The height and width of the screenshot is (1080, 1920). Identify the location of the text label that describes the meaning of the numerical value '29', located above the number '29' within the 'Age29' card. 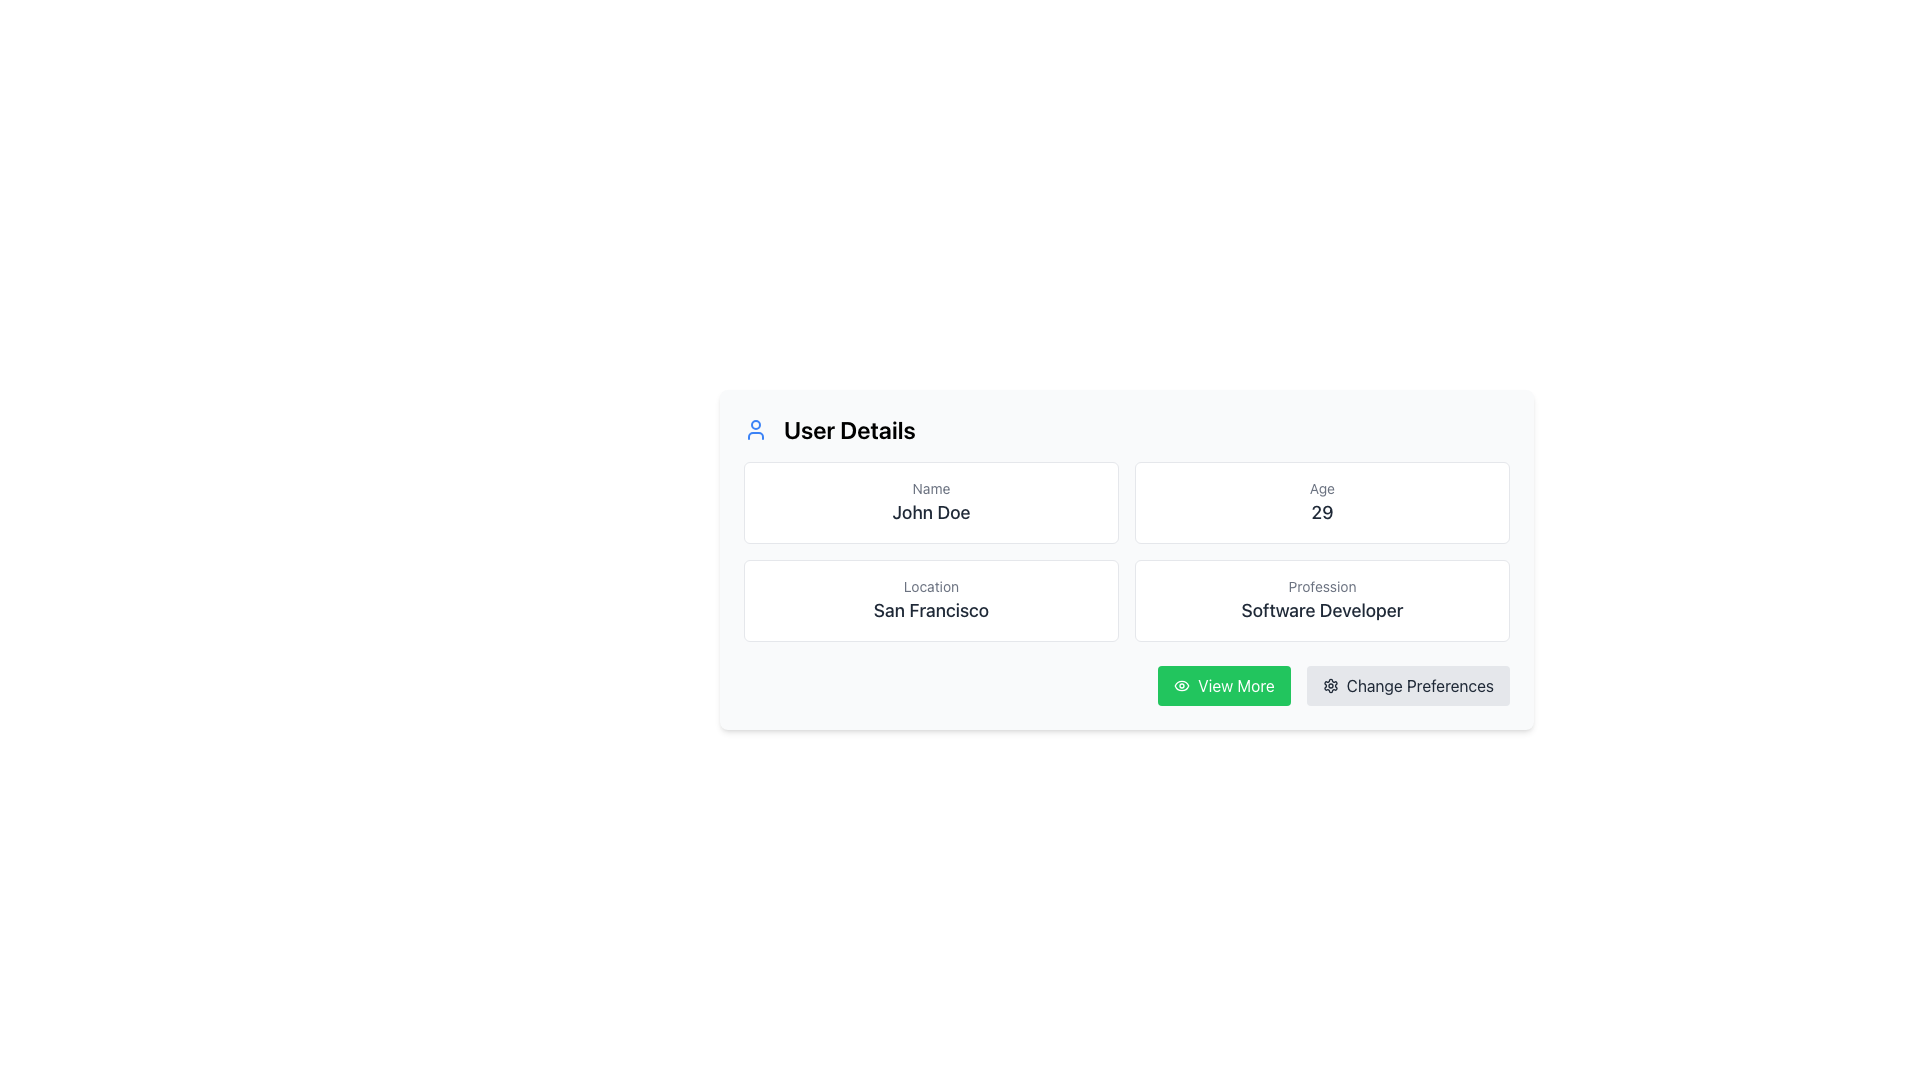
(1322, 489).